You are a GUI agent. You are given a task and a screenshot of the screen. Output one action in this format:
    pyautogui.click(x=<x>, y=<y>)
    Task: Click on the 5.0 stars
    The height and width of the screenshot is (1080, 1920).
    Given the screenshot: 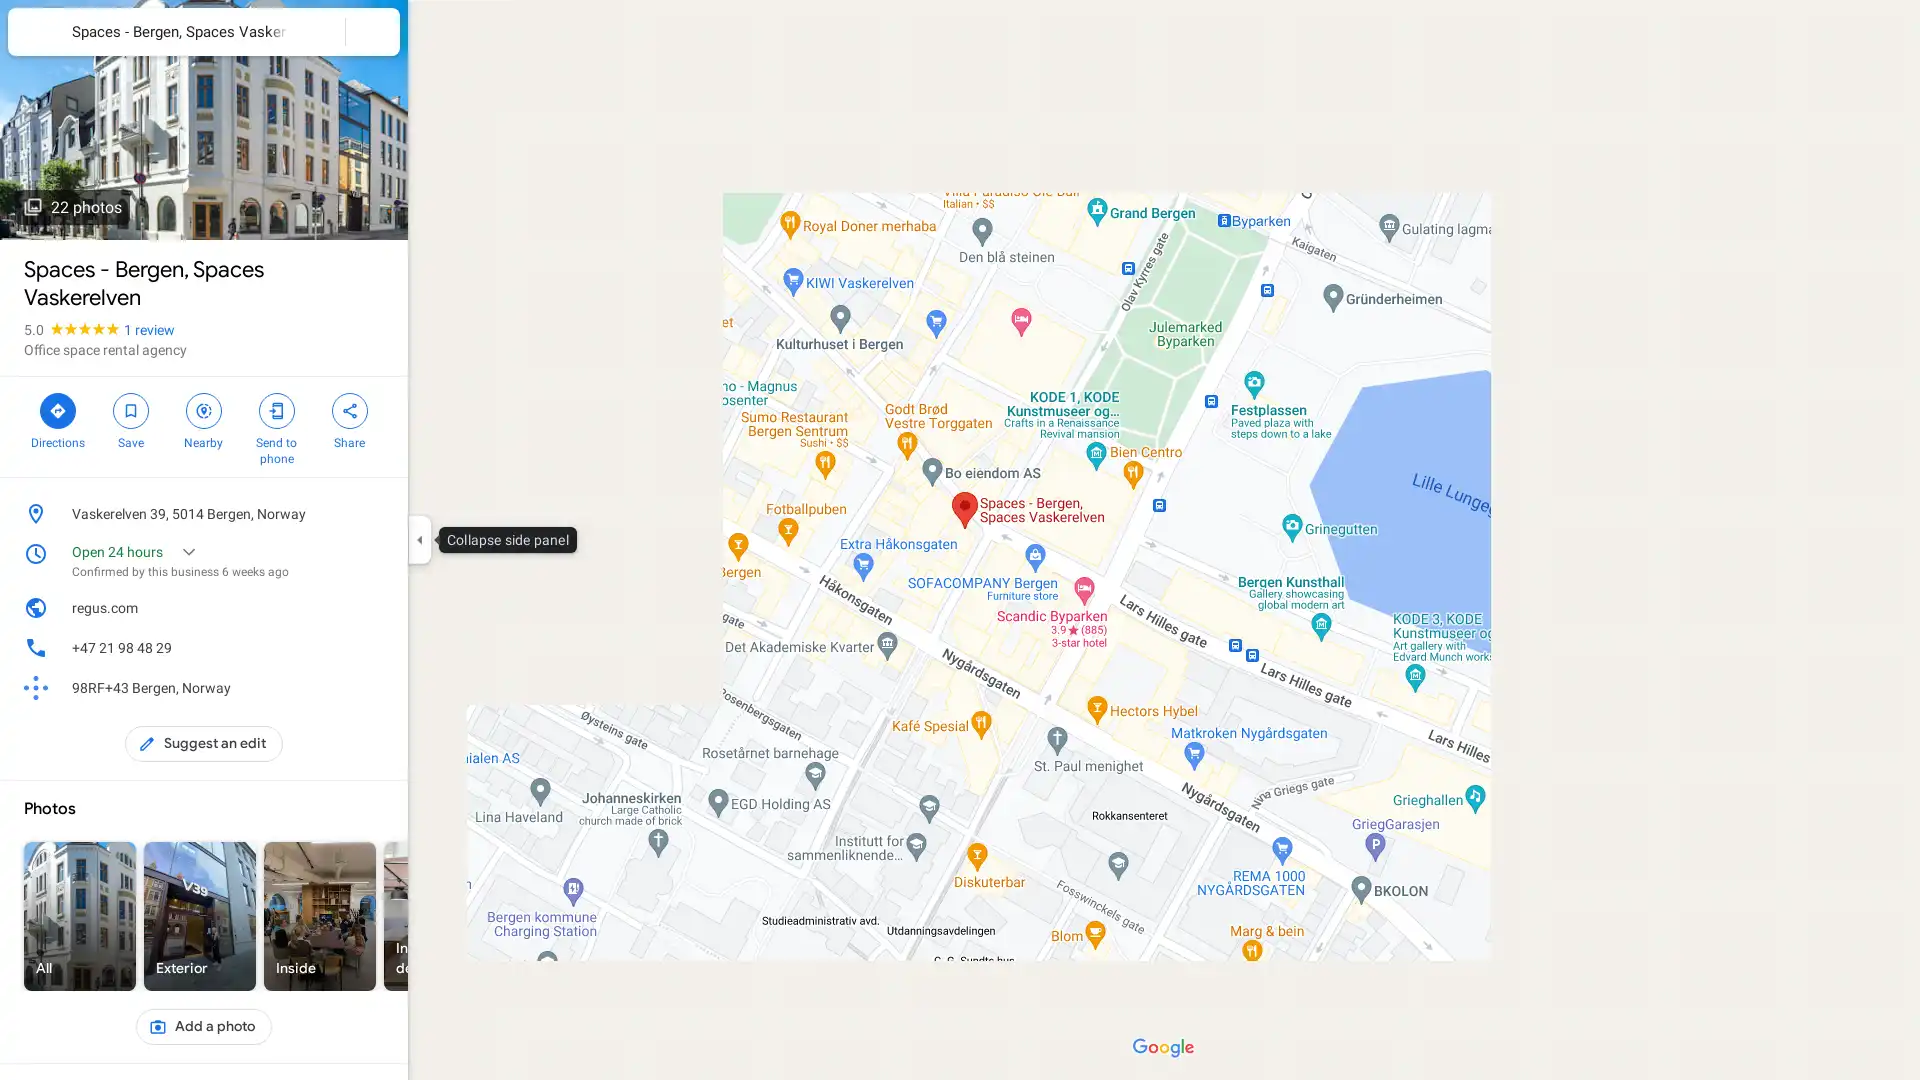 What is the action you would take?
    pyautogui.click(x=73, y=329)
    